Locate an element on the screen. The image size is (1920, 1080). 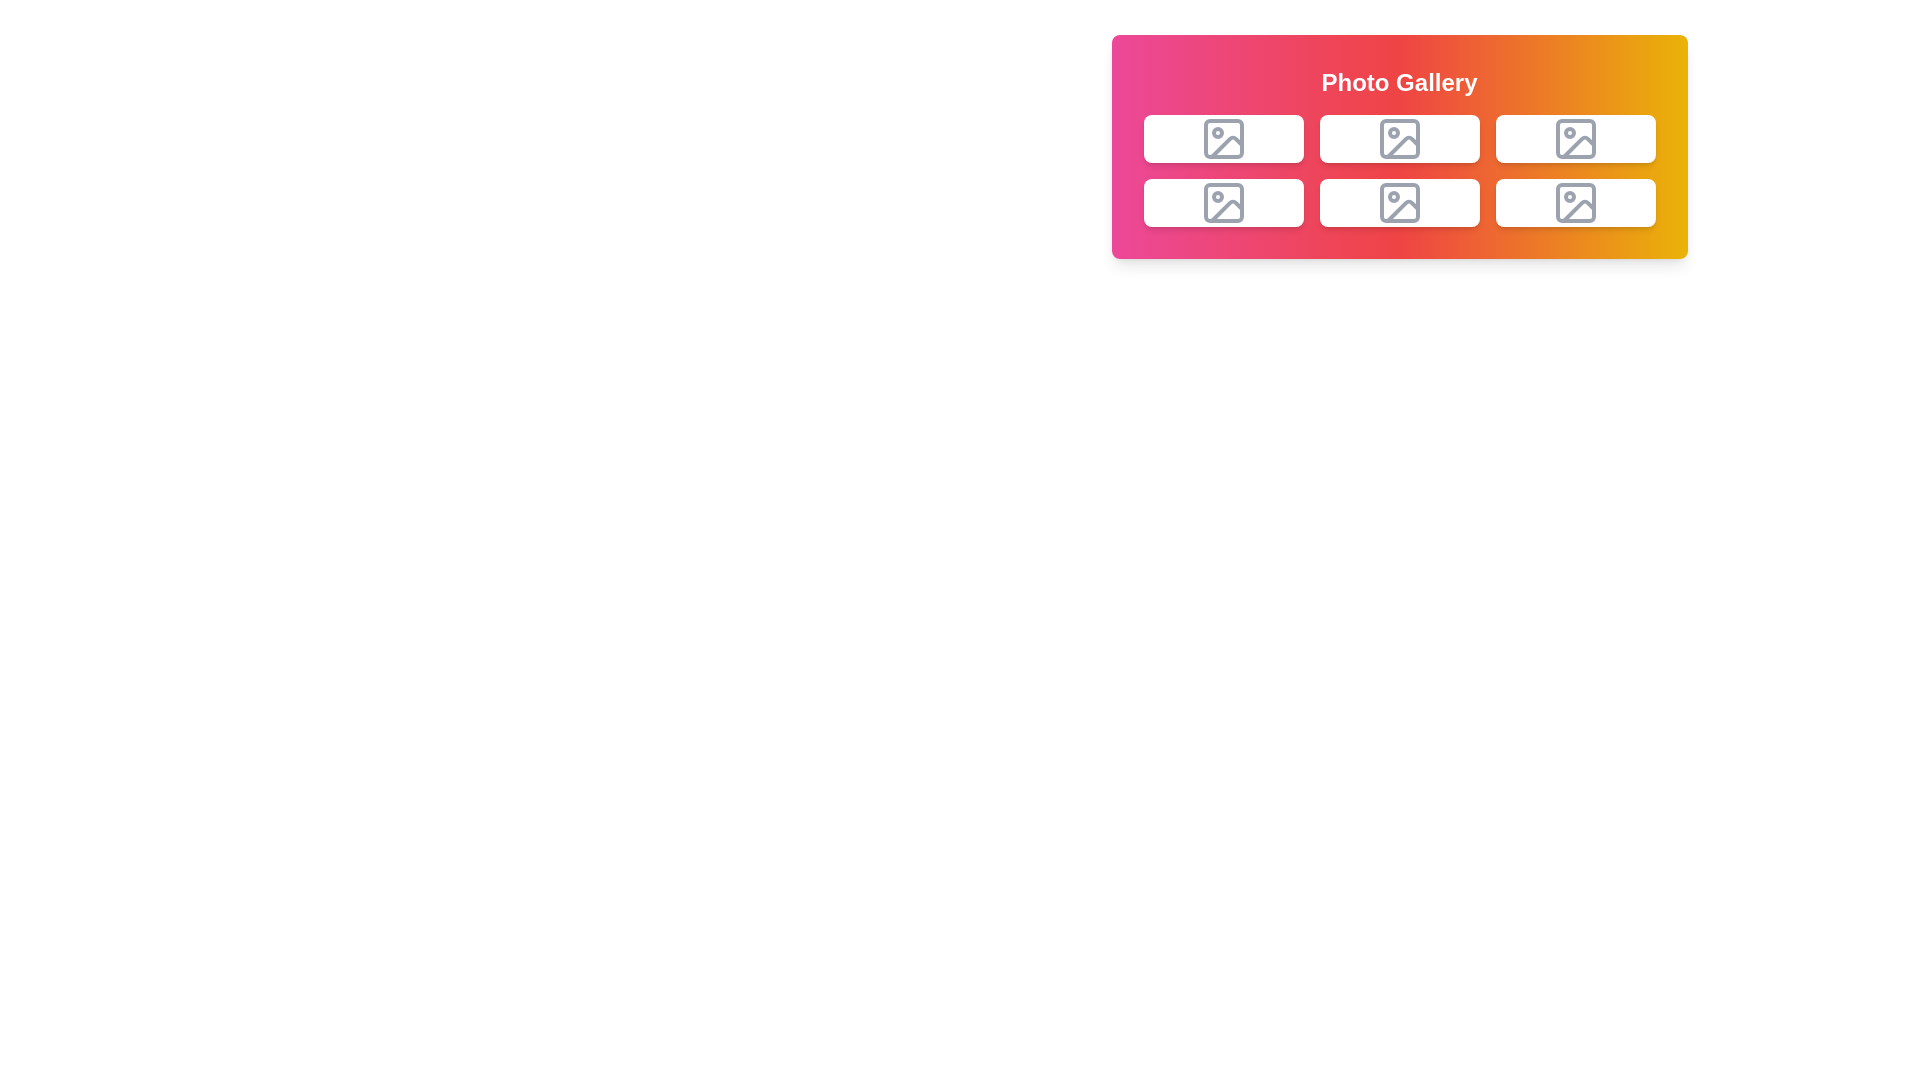
the circular white button icon located in the top-right corner of the interface that serves as a visibility toggle is located at coordinates (1548, 137).